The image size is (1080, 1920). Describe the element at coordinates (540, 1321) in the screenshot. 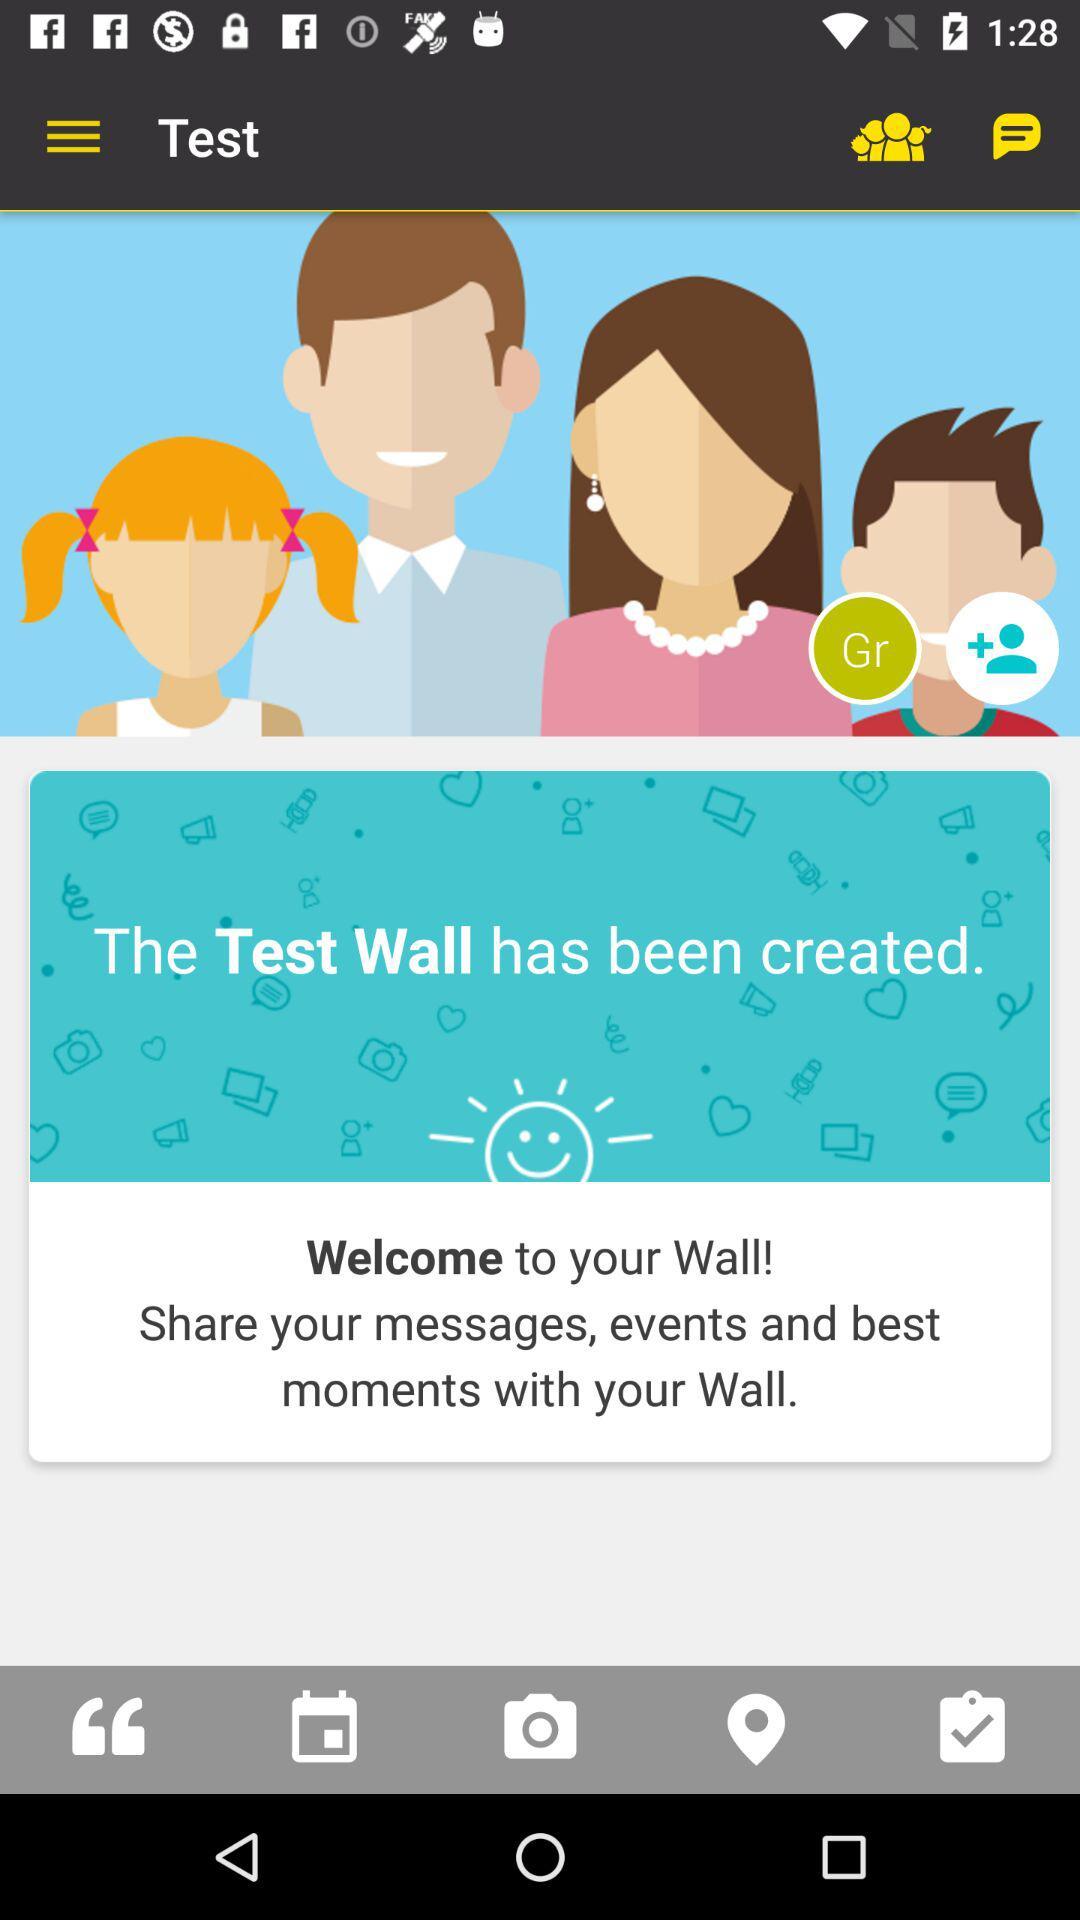

I see `welcome to your icon` at that location.